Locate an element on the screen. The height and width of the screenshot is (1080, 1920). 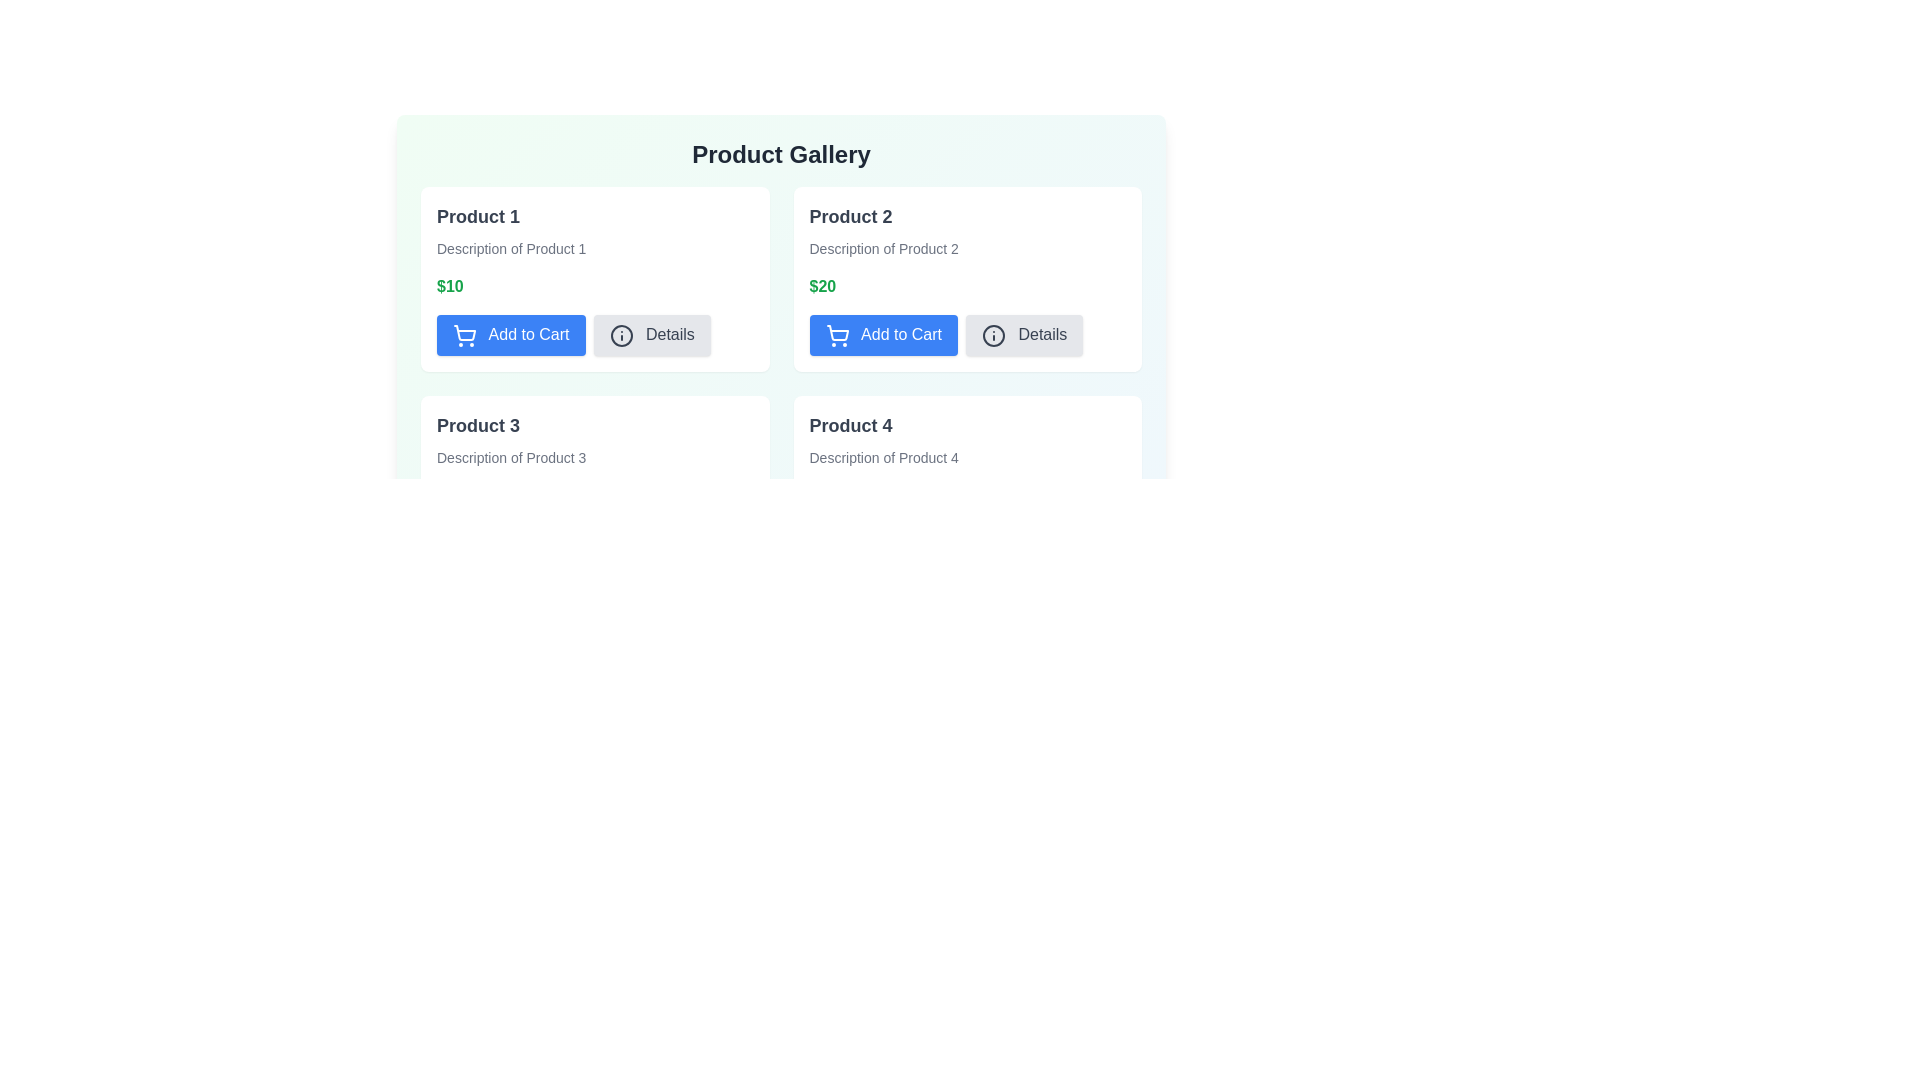
the 'Details' button, which is a grey rectangle with rounded corners and an 'i' icon, to observe its color change effect is located at coordinates (652, 334).